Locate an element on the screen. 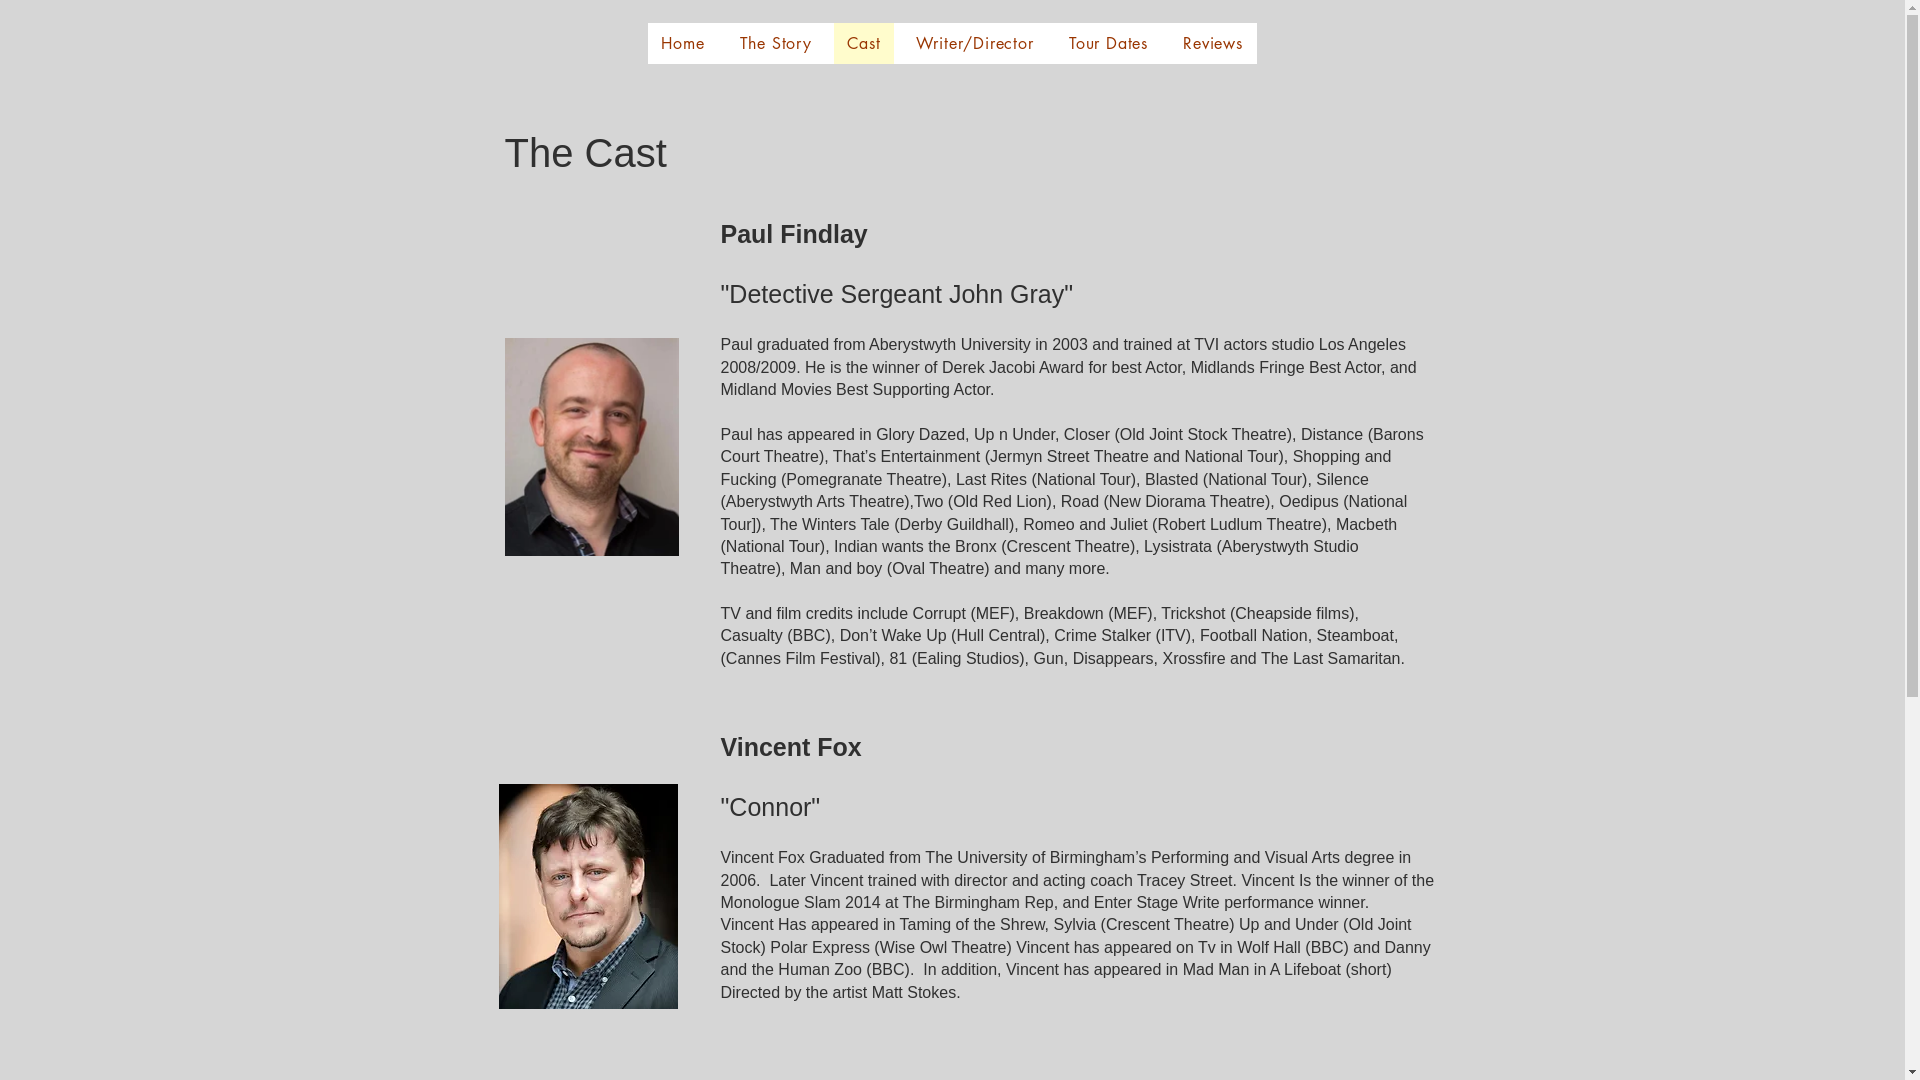 This screenshot has width=1920, height=1080. 'Cast' is located at coordinates (834, 43).